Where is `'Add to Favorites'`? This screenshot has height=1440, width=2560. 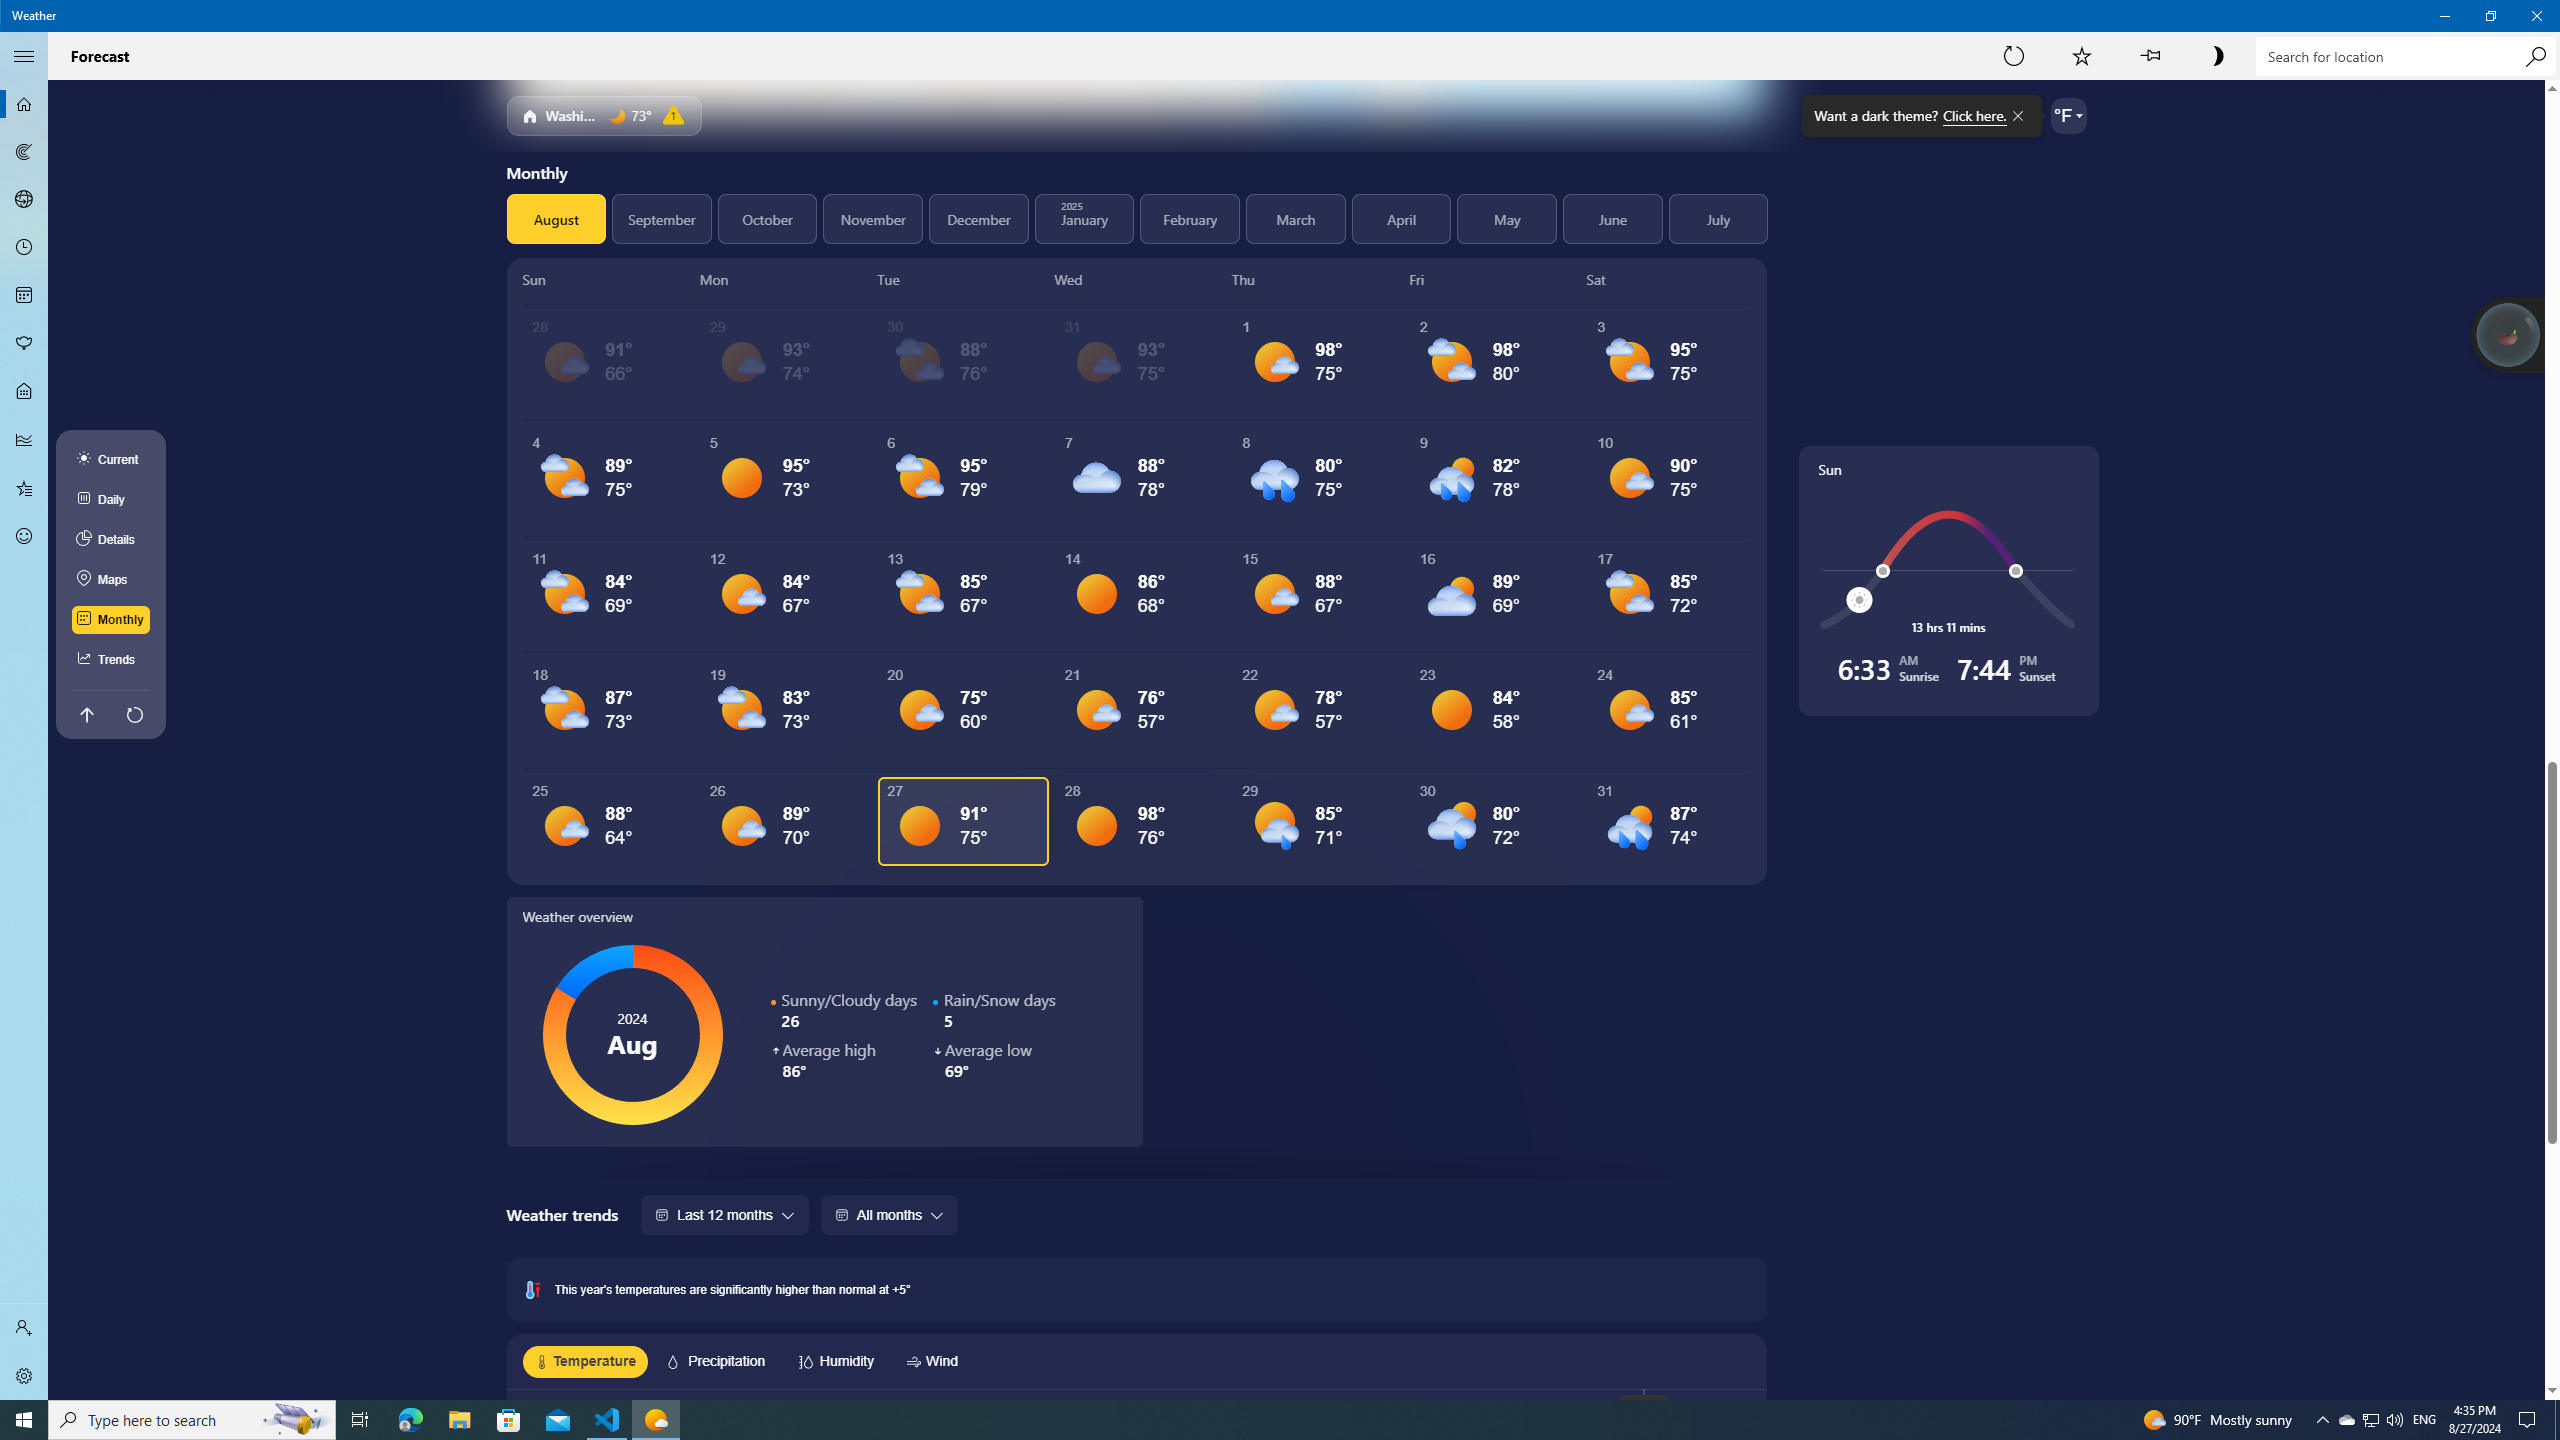 'Add to Favorites' is located at coordinates (2082, 55).